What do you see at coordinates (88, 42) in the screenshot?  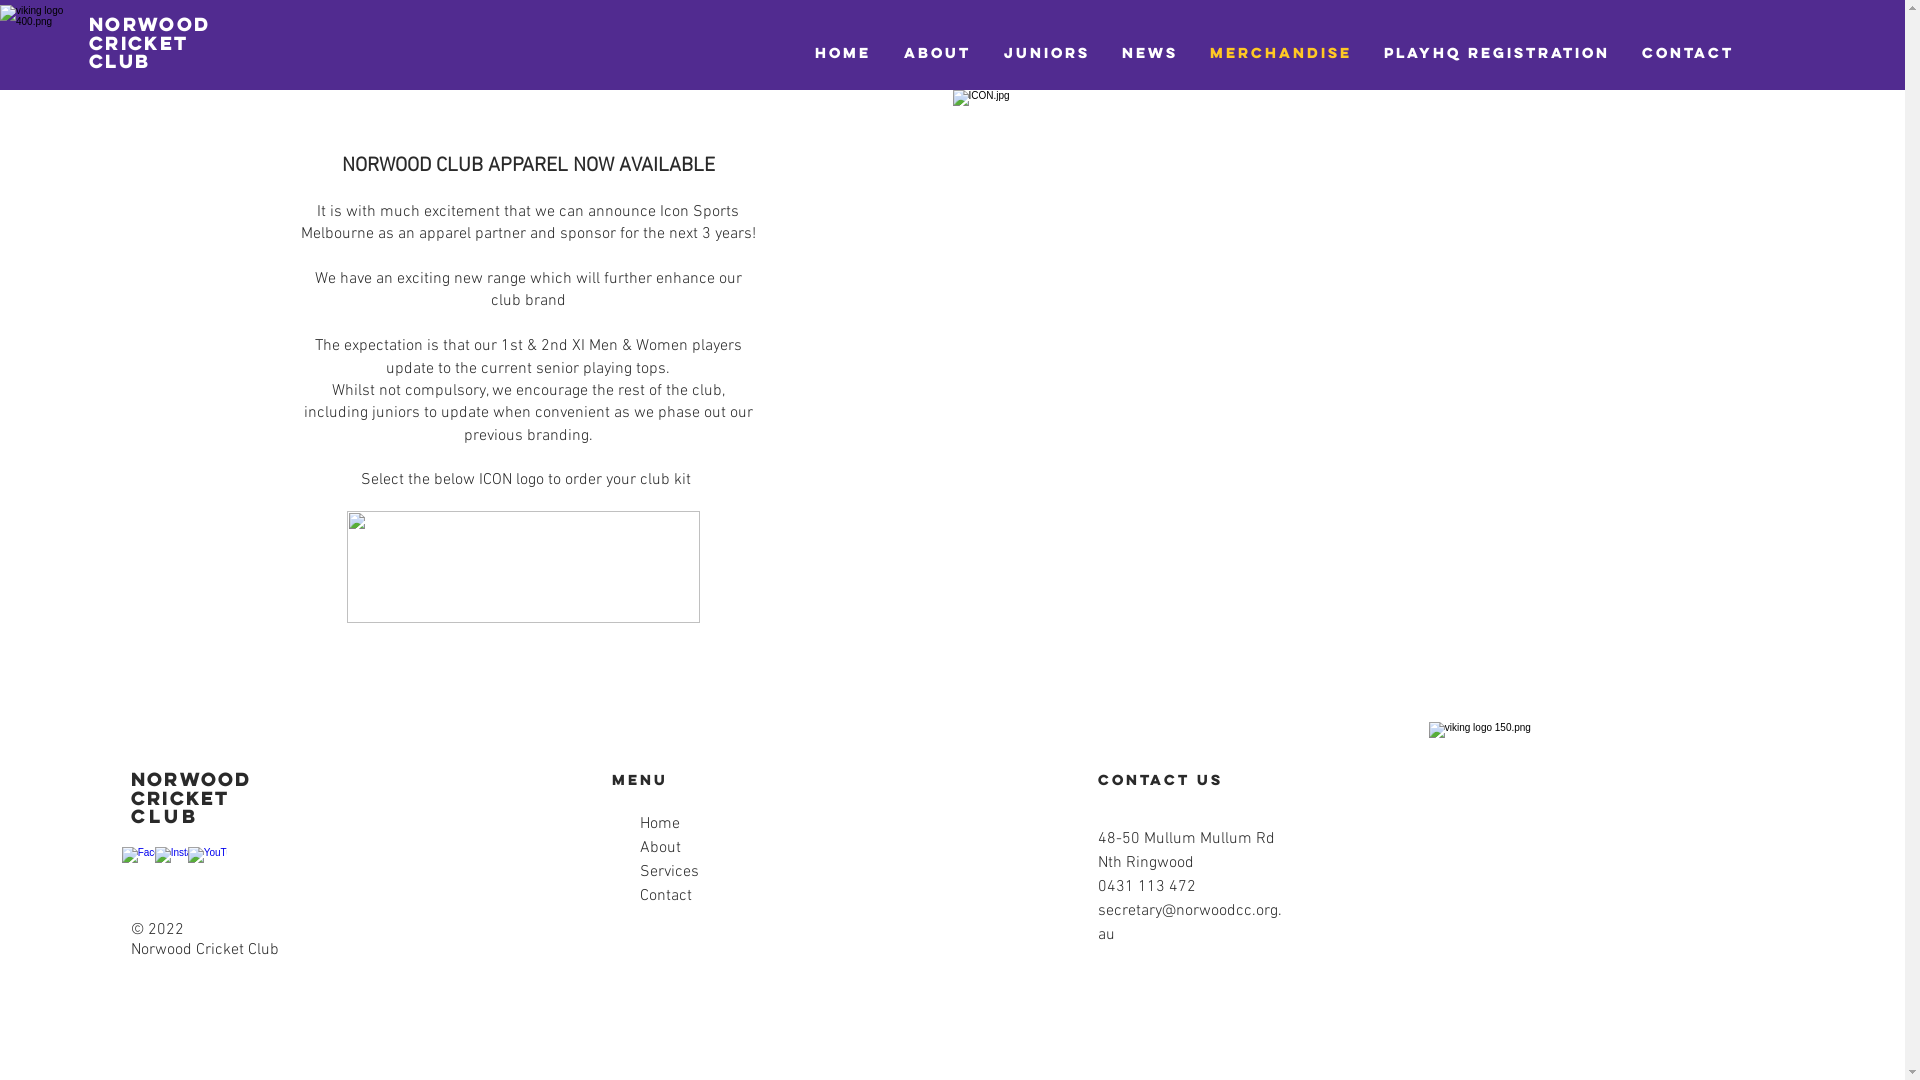 I see `'Norwood` at bounding box center [88, 42].